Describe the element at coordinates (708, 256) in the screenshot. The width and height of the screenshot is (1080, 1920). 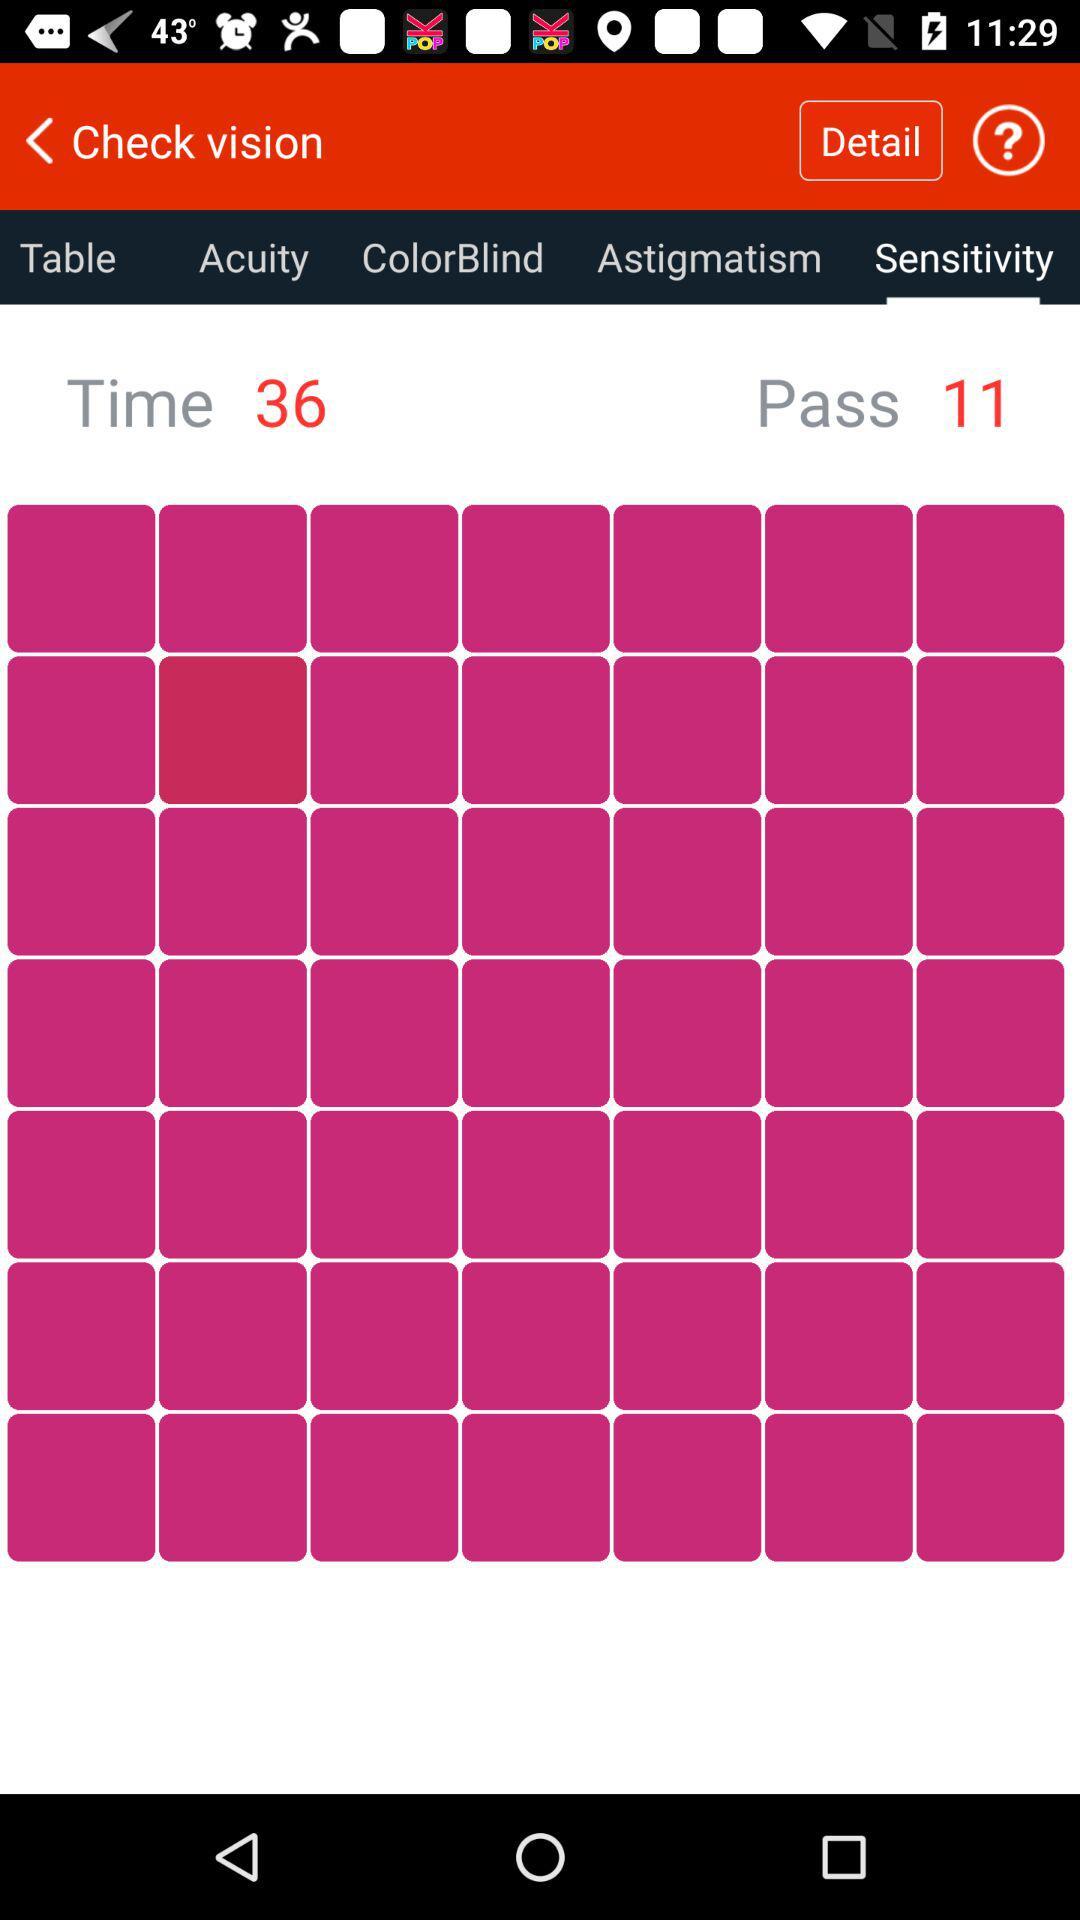
I see `the item below the check vision` at that location.